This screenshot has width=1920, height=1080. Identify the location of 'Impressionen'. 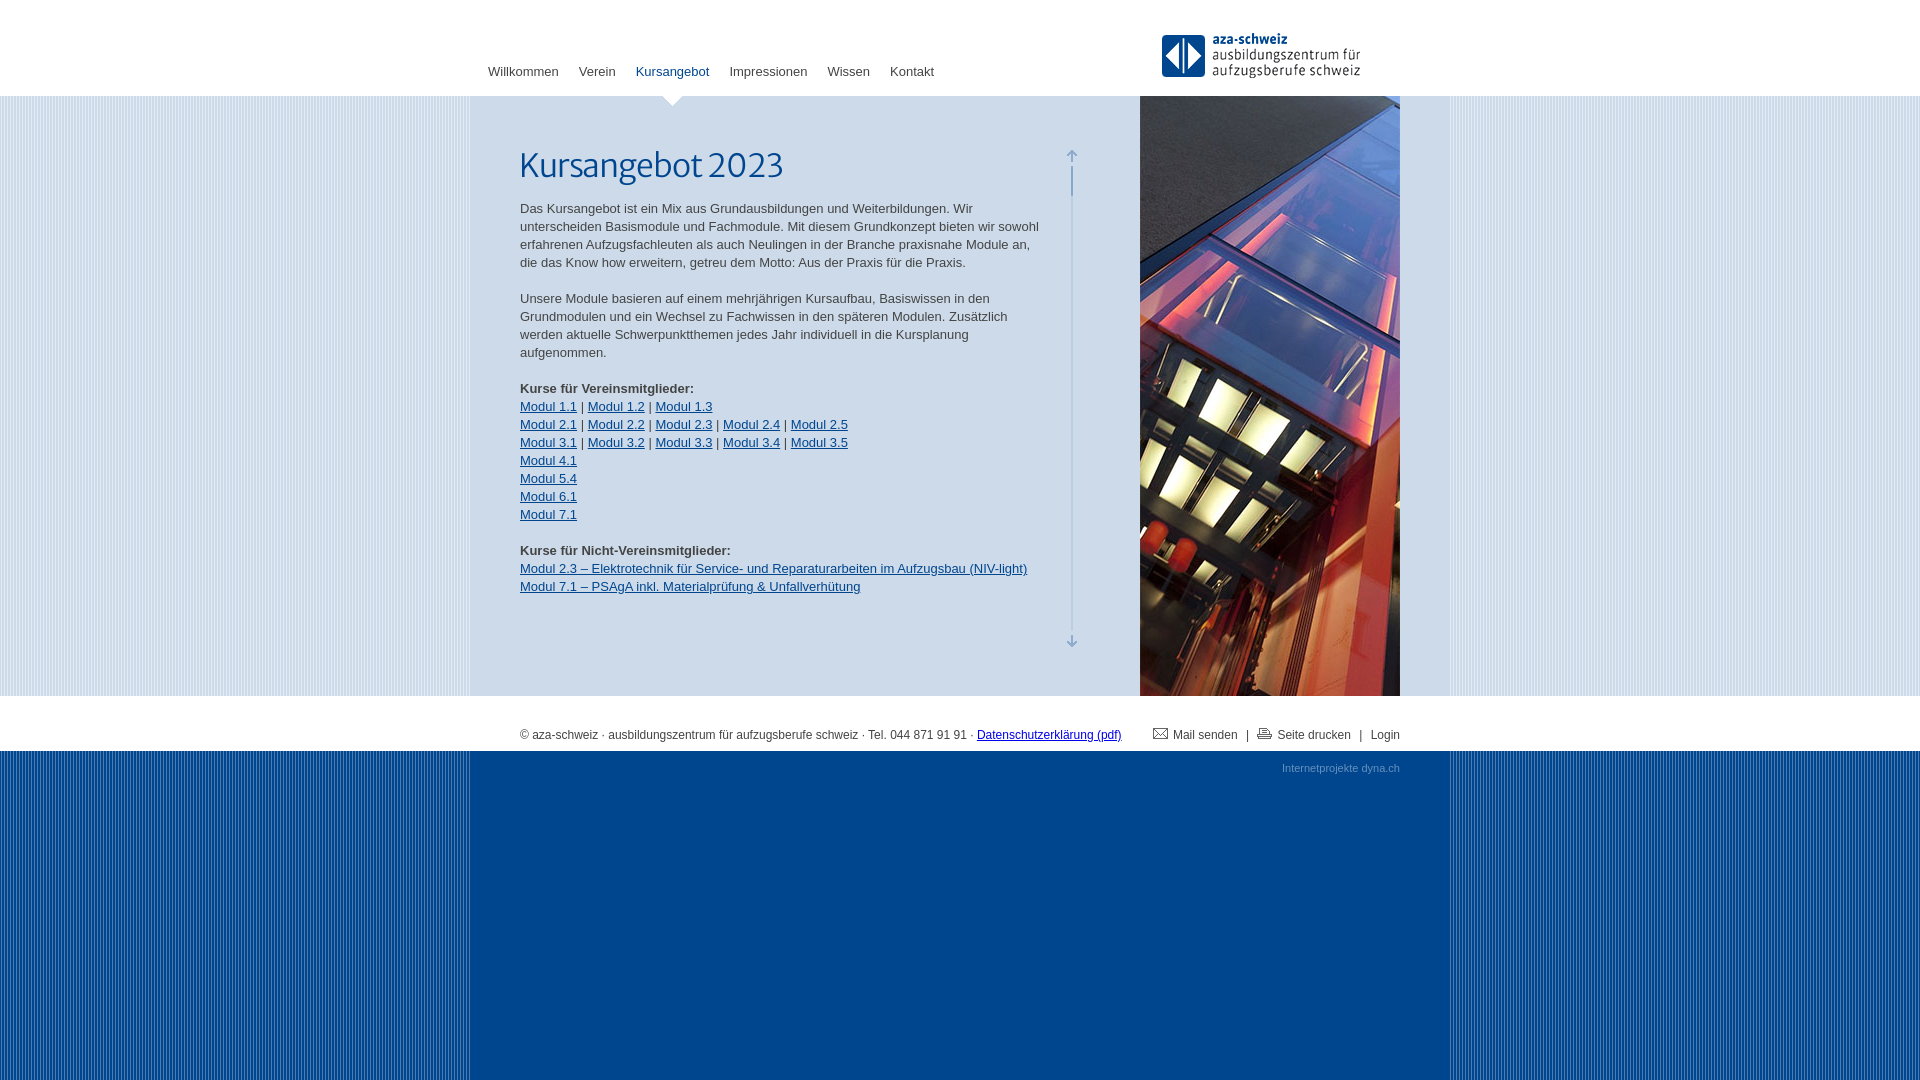
(767, 88).